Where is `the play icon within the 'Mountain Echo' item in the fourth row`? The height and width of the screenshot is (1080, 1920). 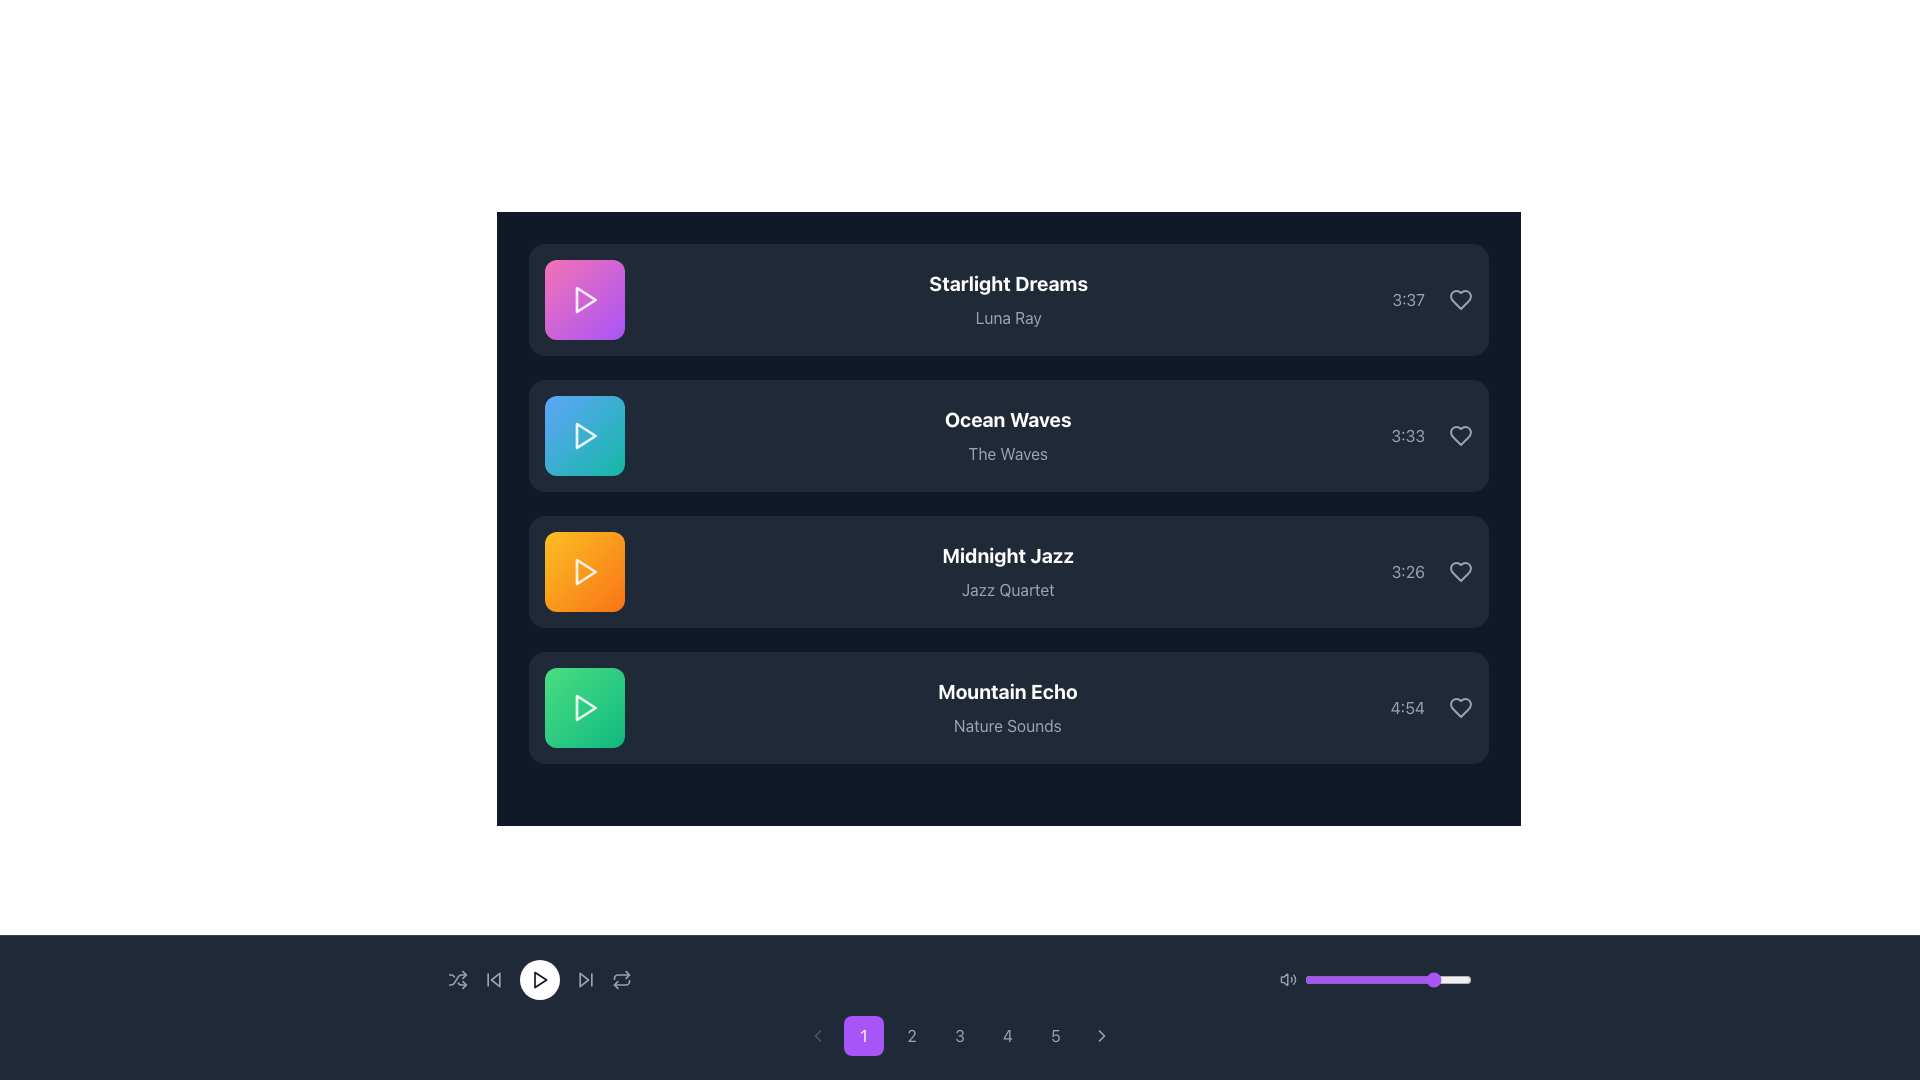 the play icon within the 'Mountain Echo' item in the fourth row is located at coordinates (584, 707).